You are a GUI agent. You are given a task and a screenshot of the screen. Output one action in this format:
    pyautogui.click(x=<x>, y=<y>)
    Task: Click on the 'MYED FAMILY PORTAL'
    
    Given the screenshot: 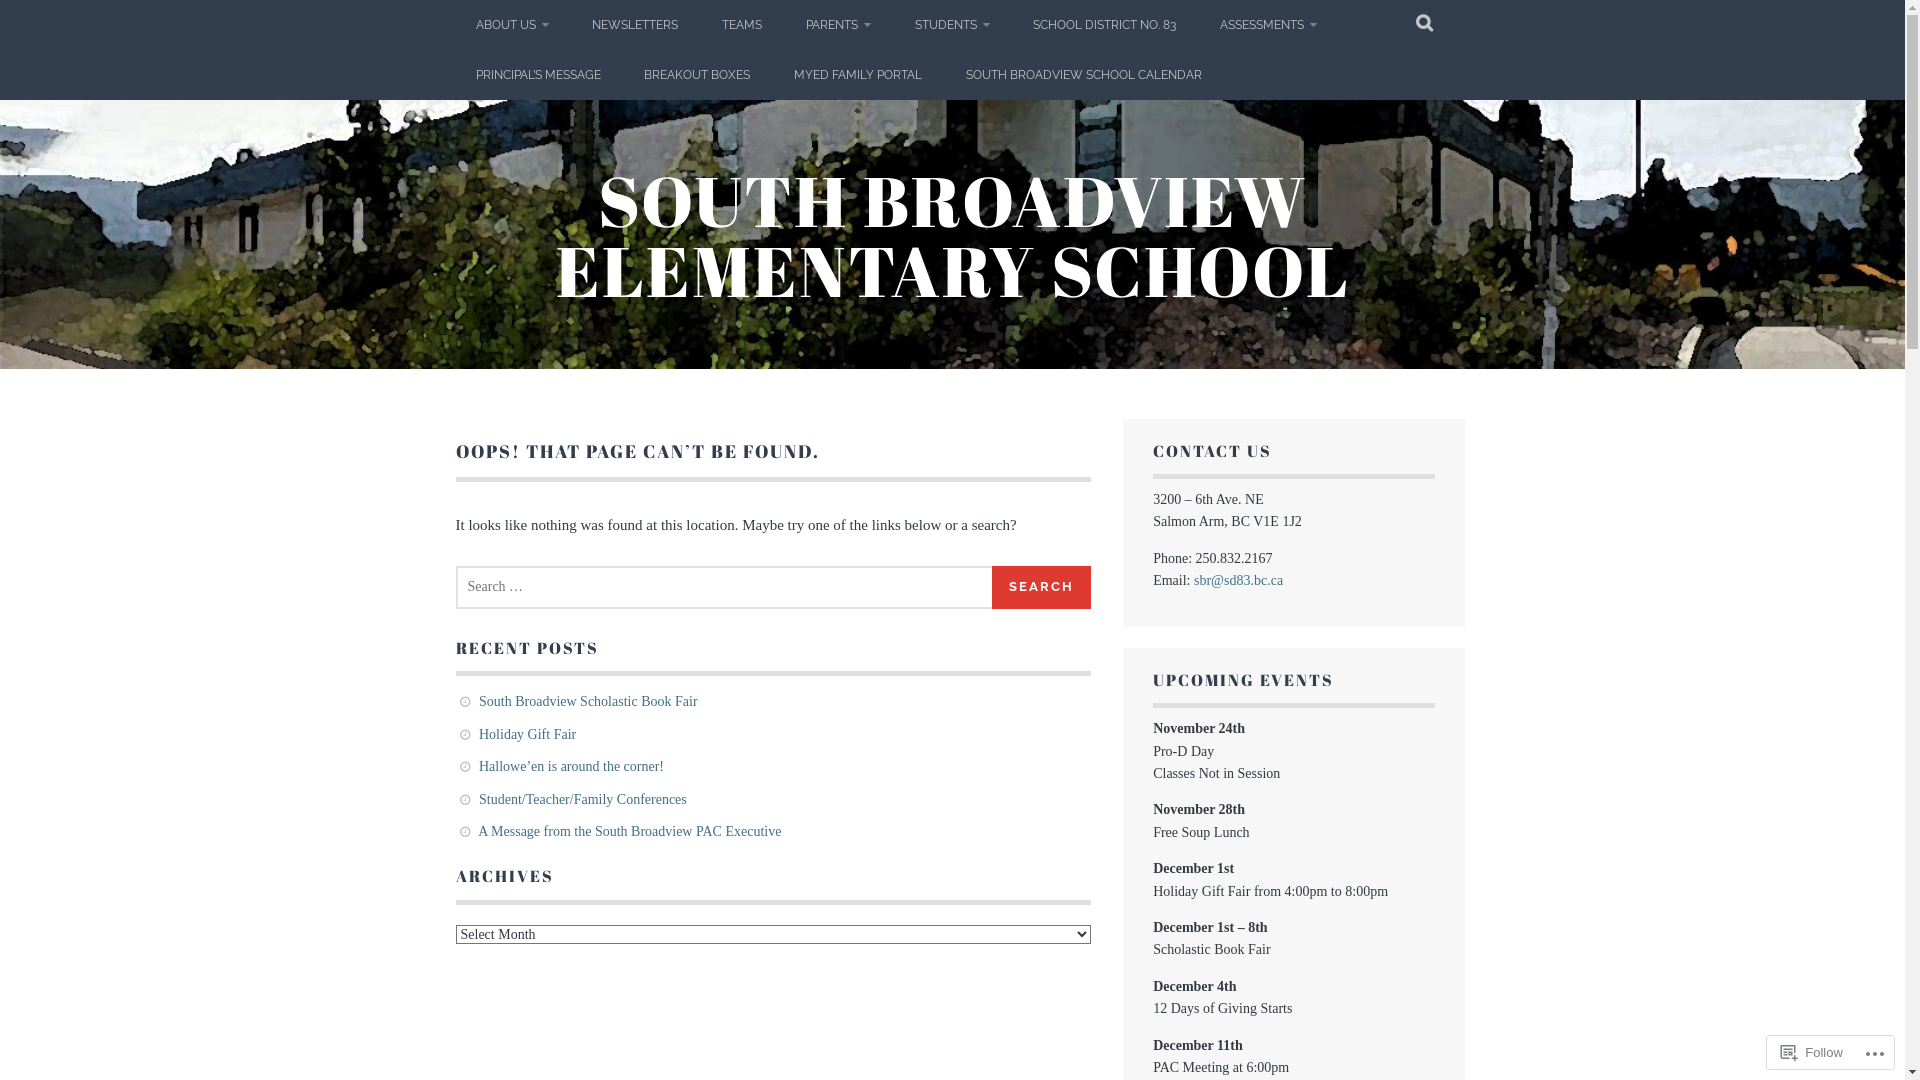 What is the action you would take?
    pyautogui.click(x=858, y=73)
    